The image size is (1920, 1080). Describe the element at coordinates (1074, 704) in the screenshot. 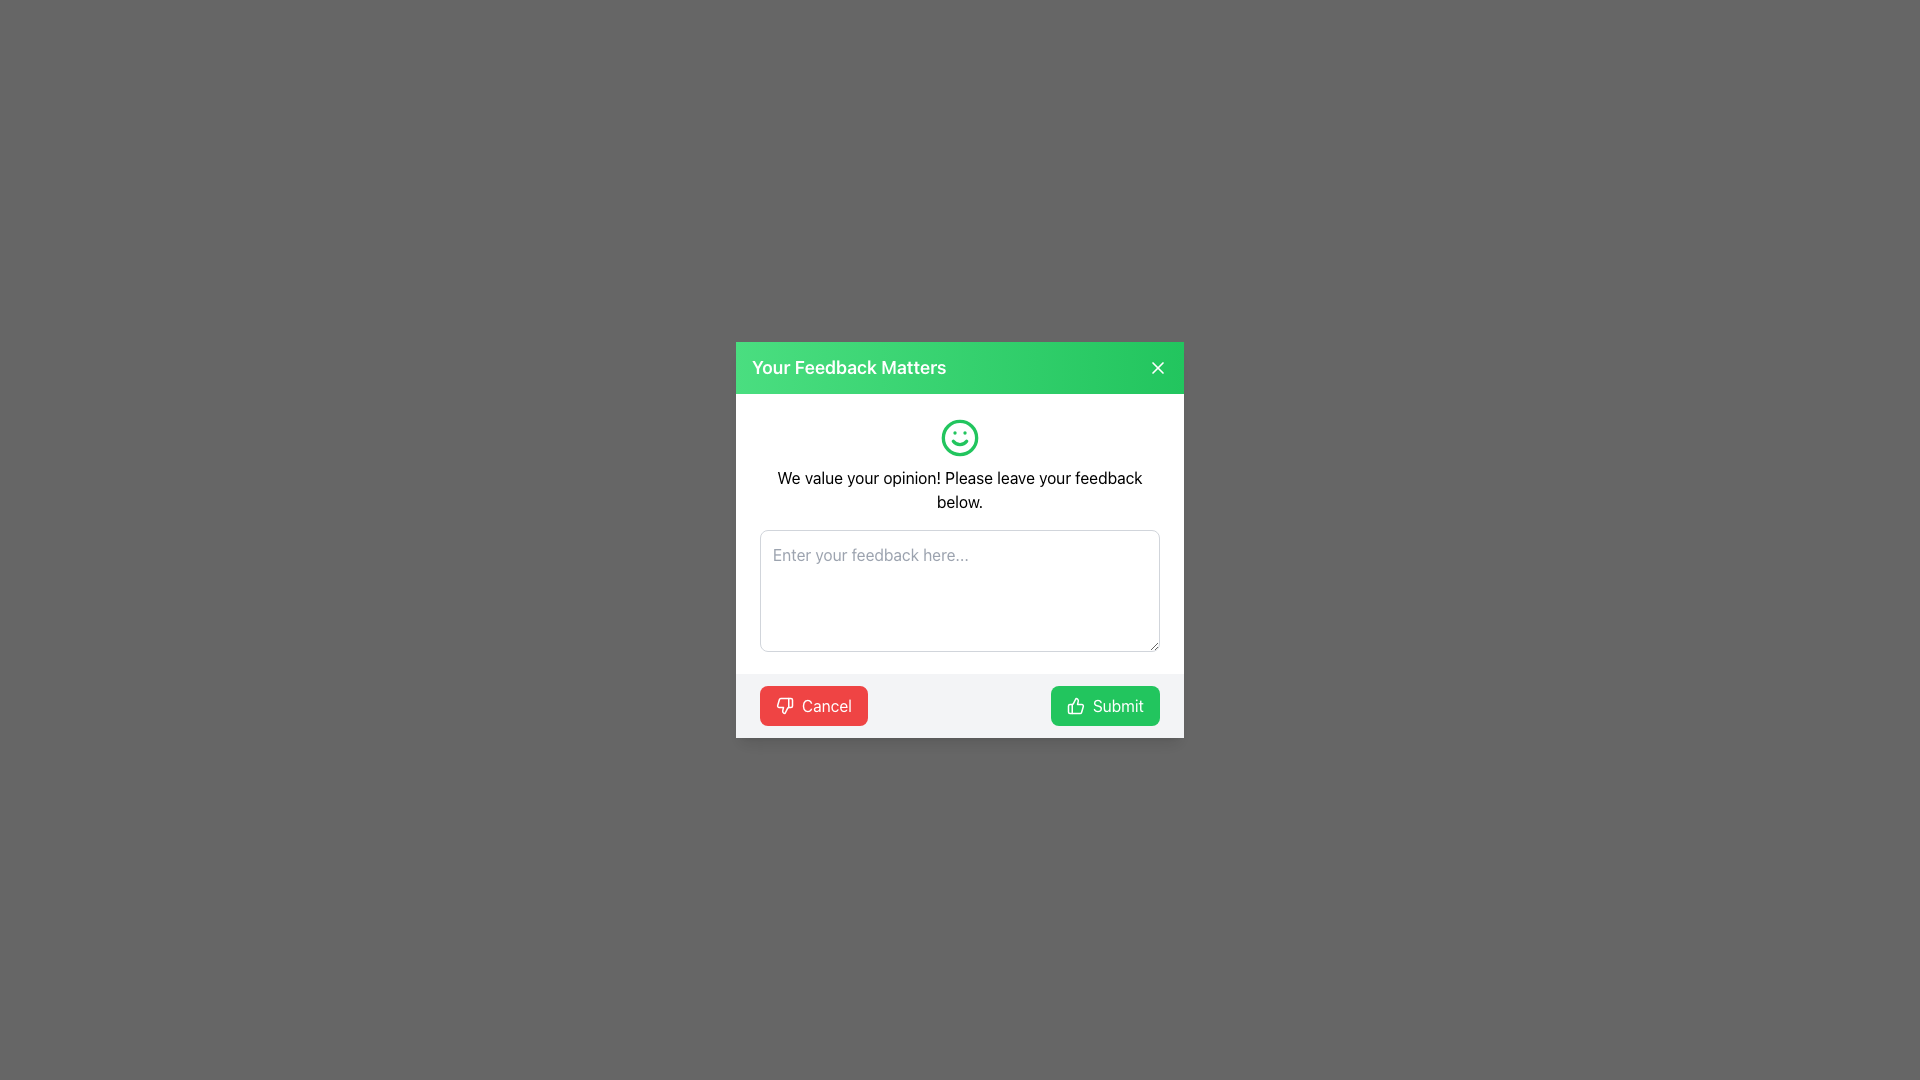

I see `the thumbs-up icon outlined in green and white, located within the 'Submit' button at the bottom-right of the modal dialog, positioned left of the 'Submit' text` at that location.